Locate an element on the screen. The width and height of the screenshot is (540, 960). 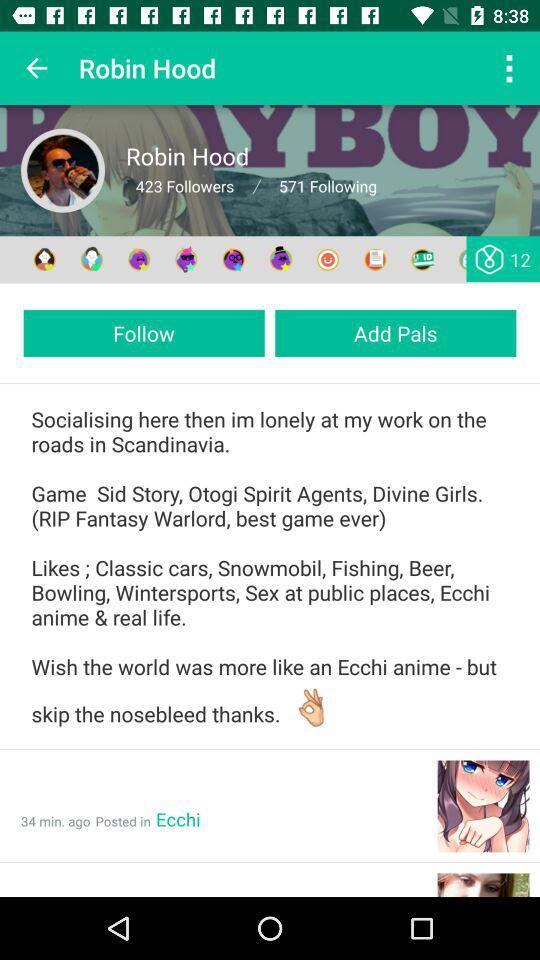
item next to the add pals icon is located at coordinates (143, 333).